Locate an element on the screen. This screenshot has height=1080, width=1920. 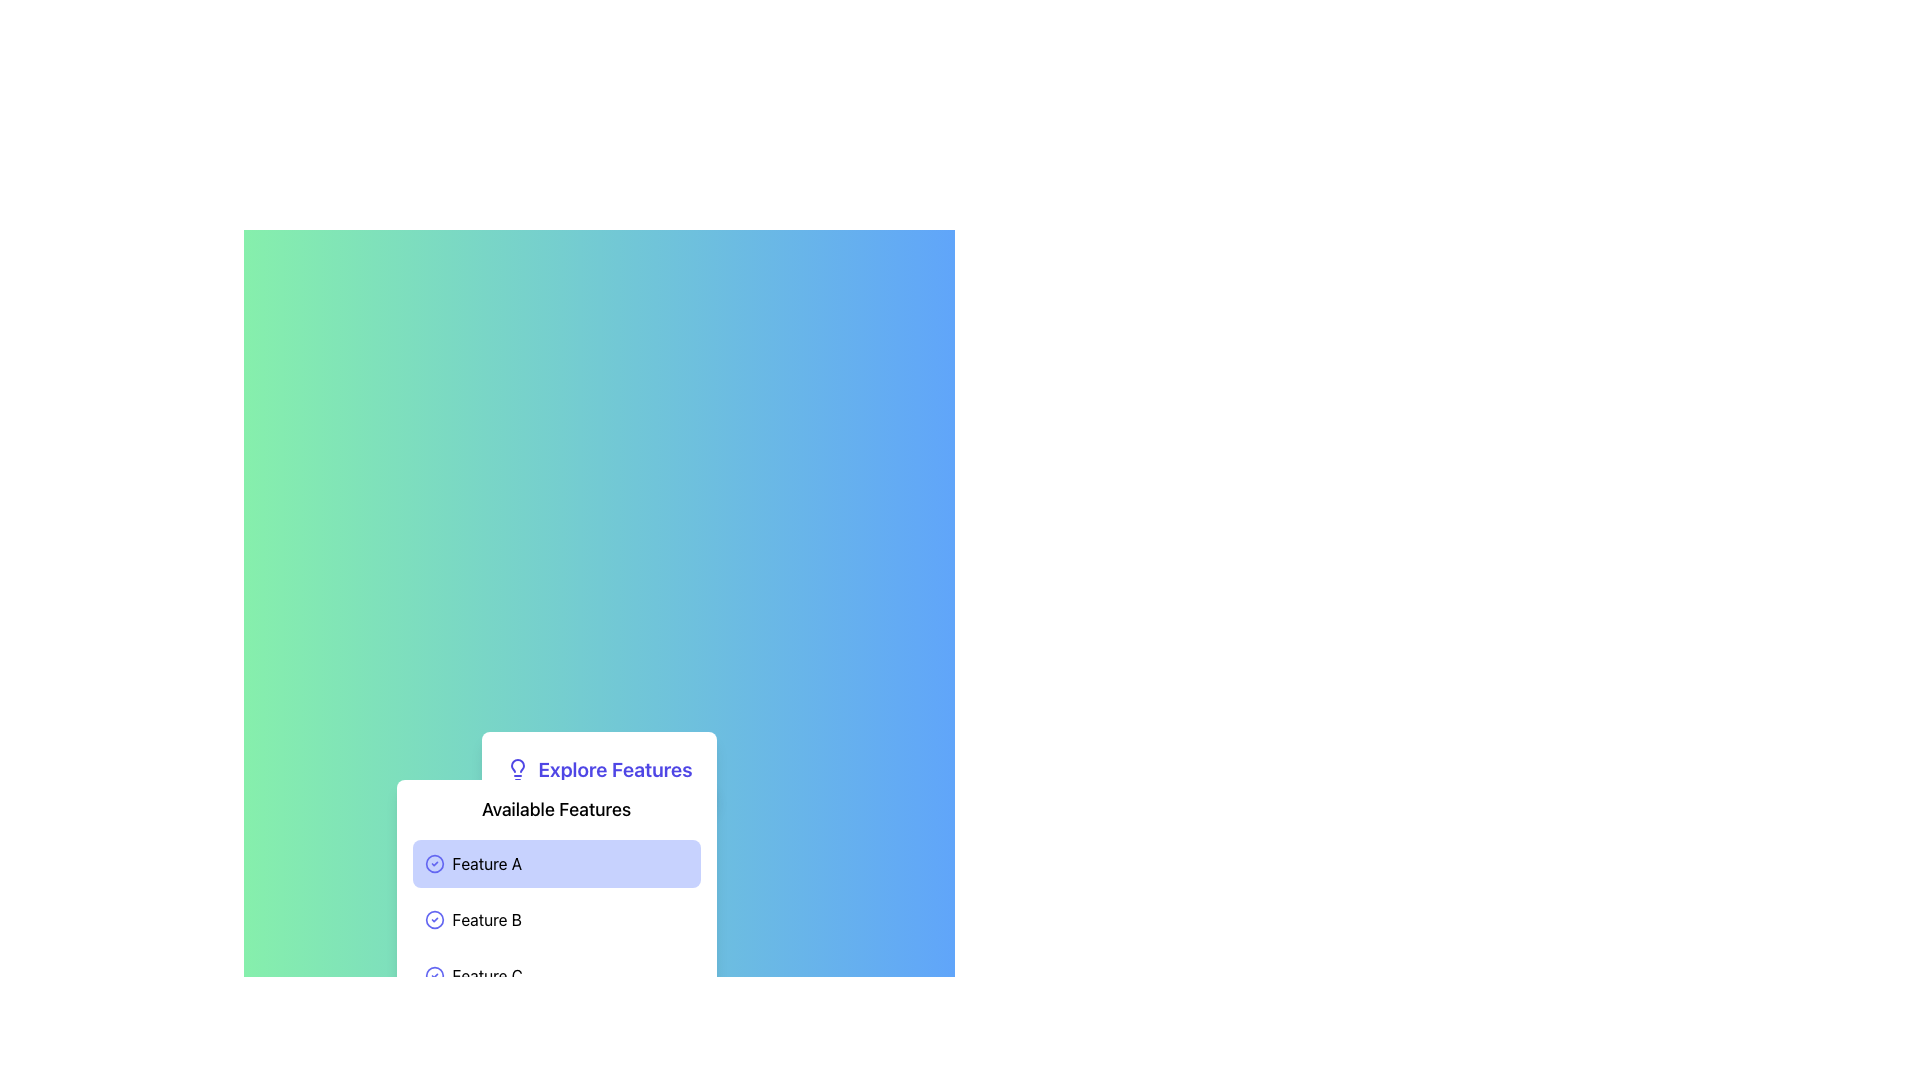
the text heading 'Available Features' which is styled with bold typography and larger font size, located at the top of a card-like panel below the label 'Explore Features' is located at coordinates (556, 810).